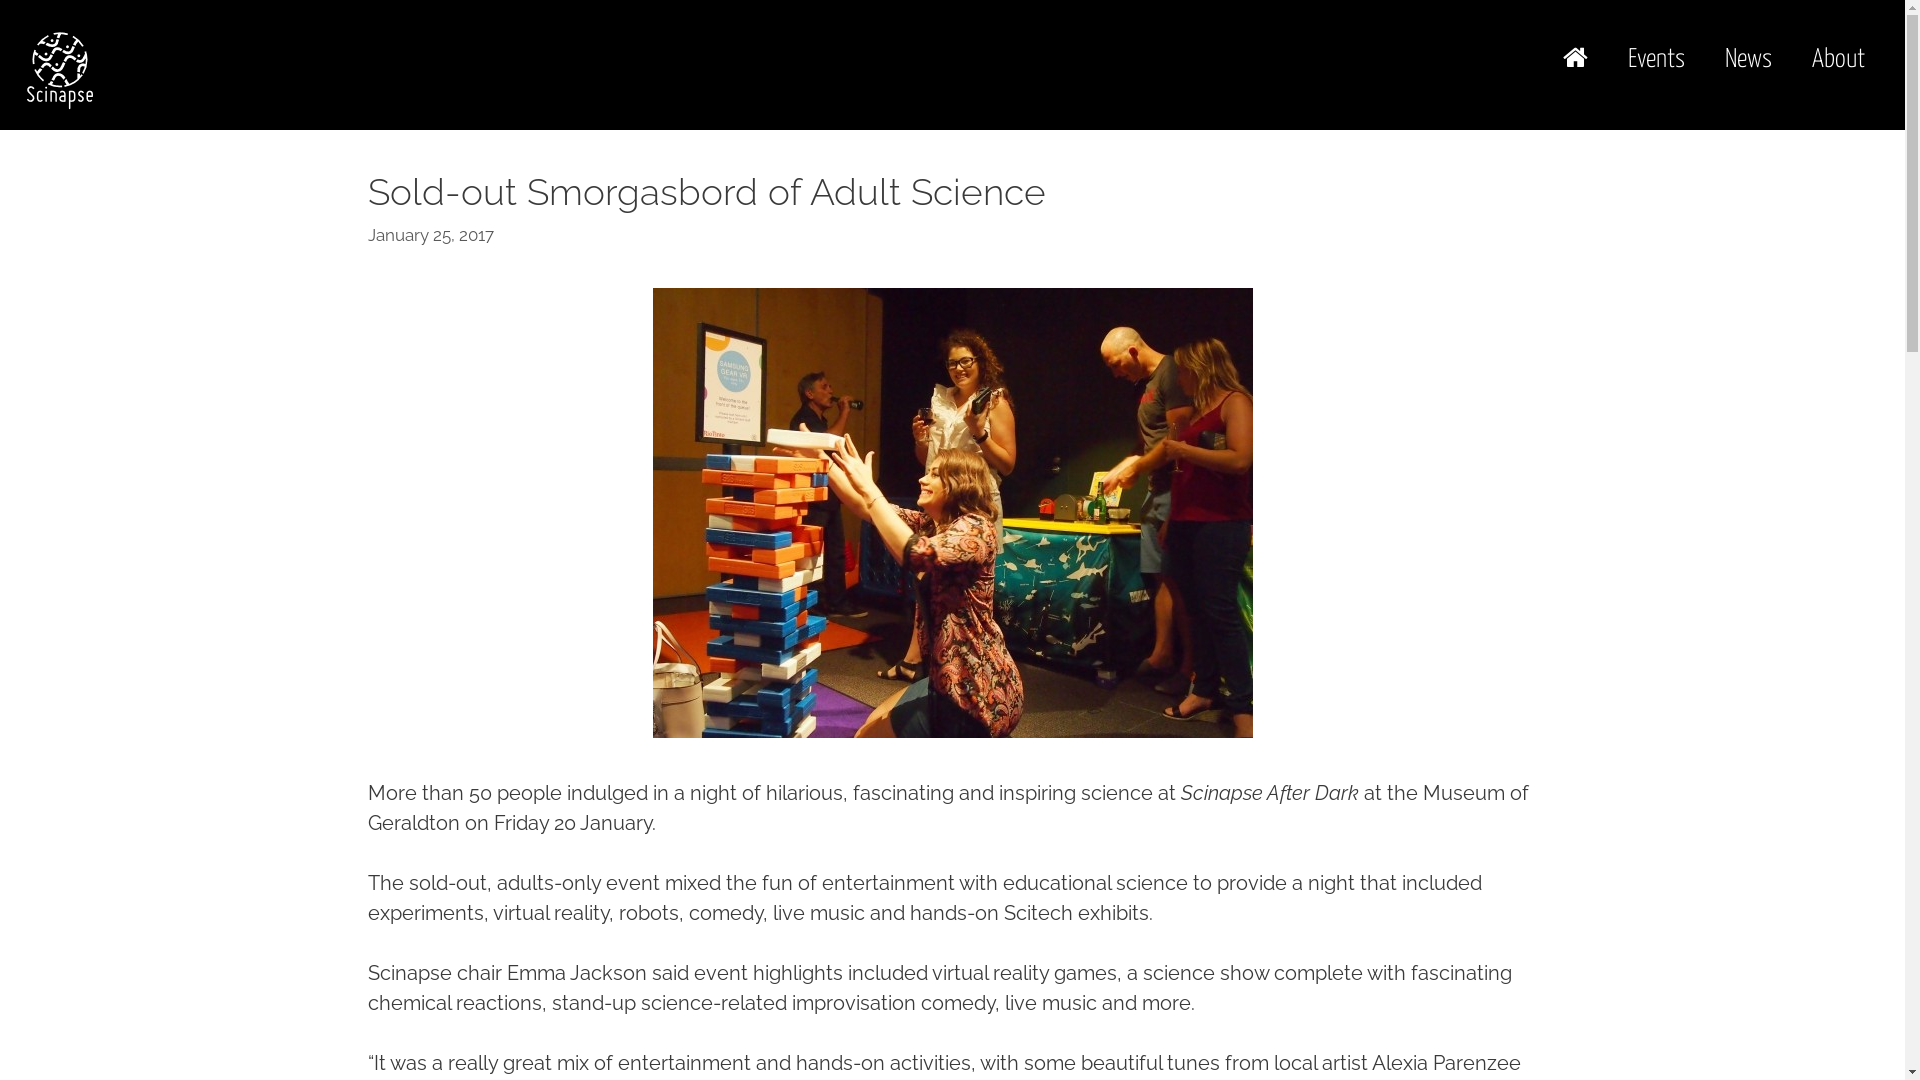 The width and height of the screenshot is (1920, 1080). What do you see at coordinates (0, 0) in the screenshot?
I see `'Skip to content'` at bounding box center [0, 0].